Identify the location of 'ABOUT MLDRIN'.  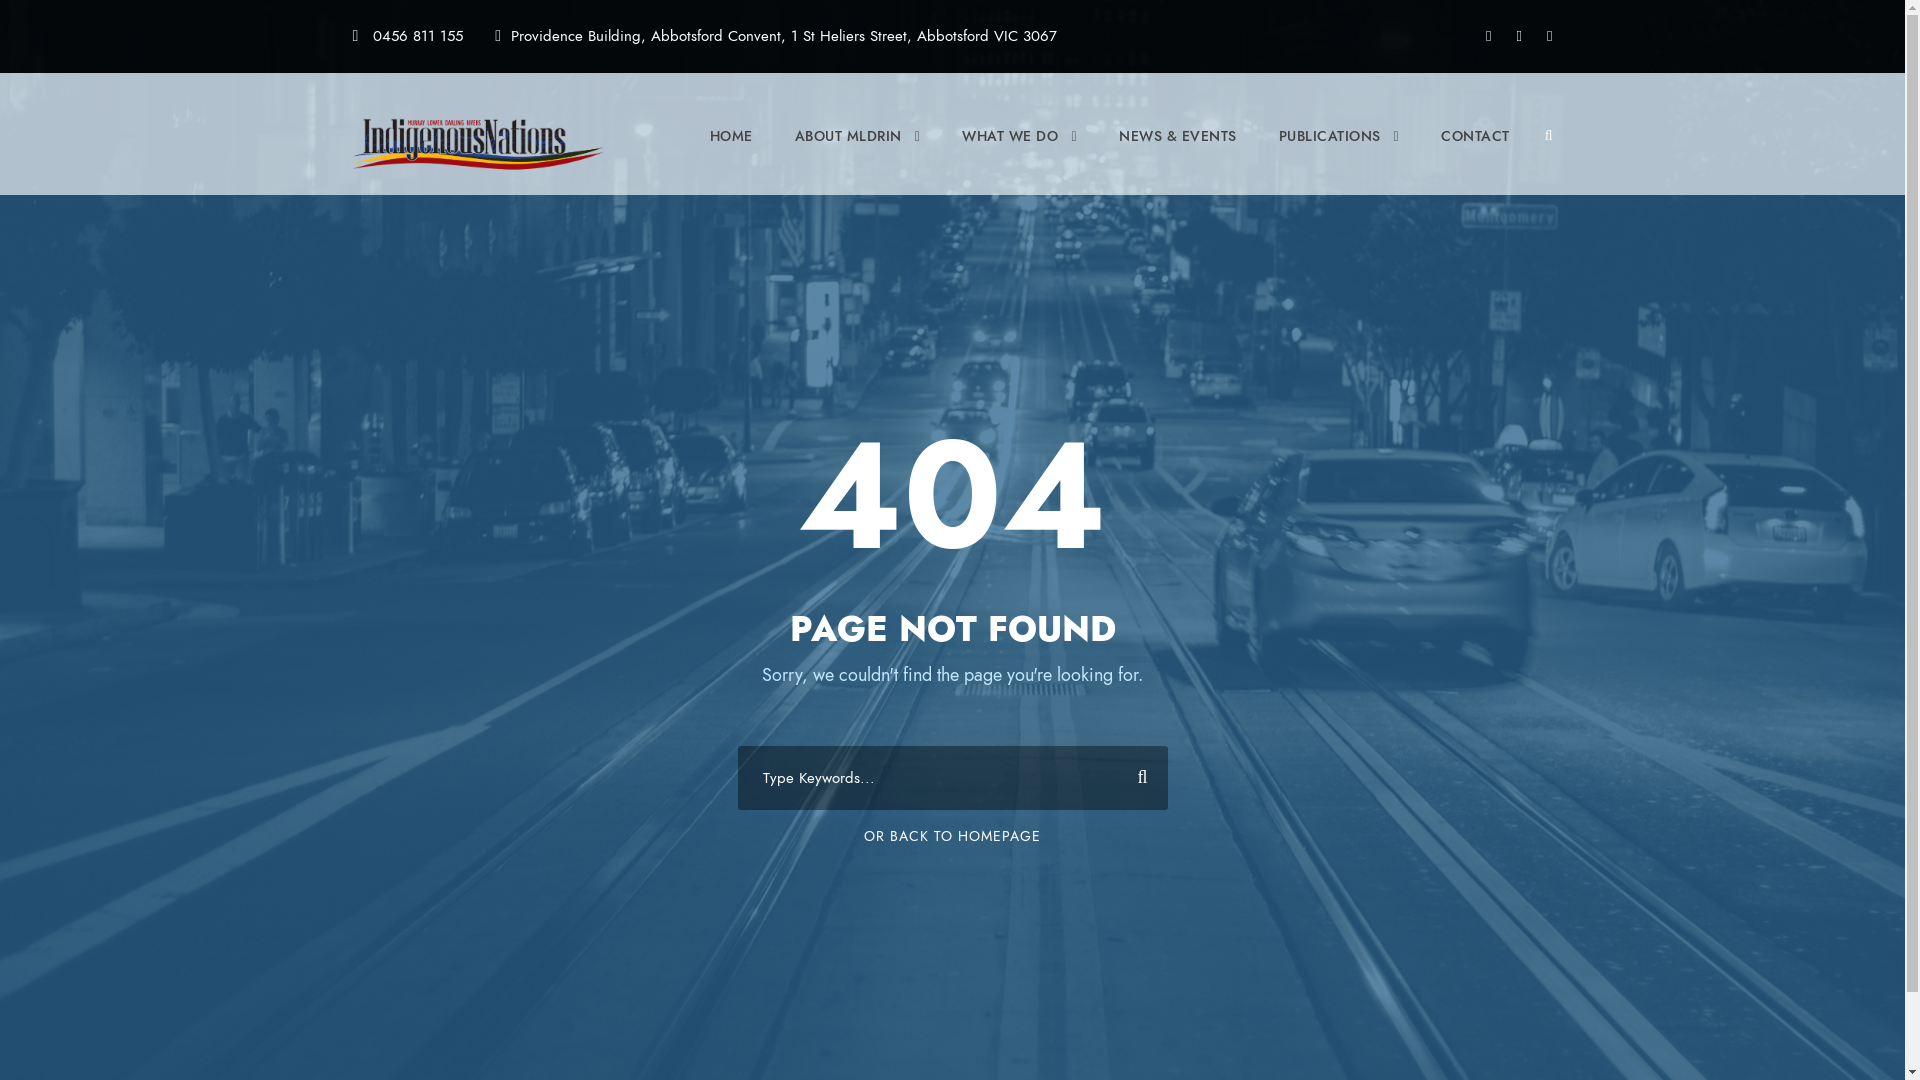
(858, 153).